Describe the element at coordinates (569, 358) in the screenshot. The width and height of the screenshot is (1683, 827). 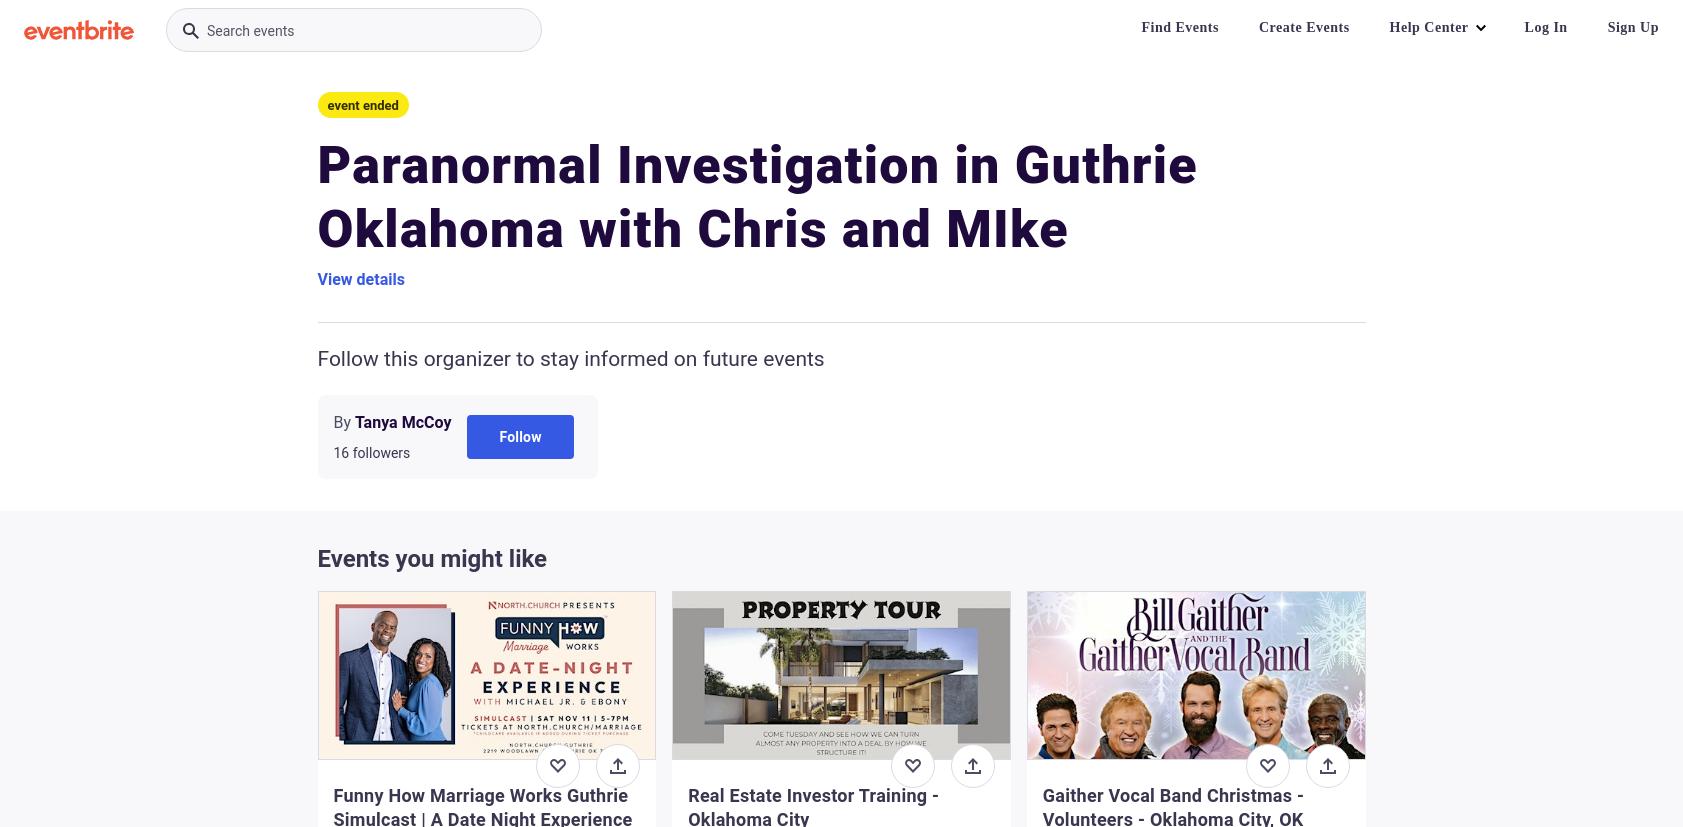
I see `'Follow this organizer to stay informed on future events'` at that location.